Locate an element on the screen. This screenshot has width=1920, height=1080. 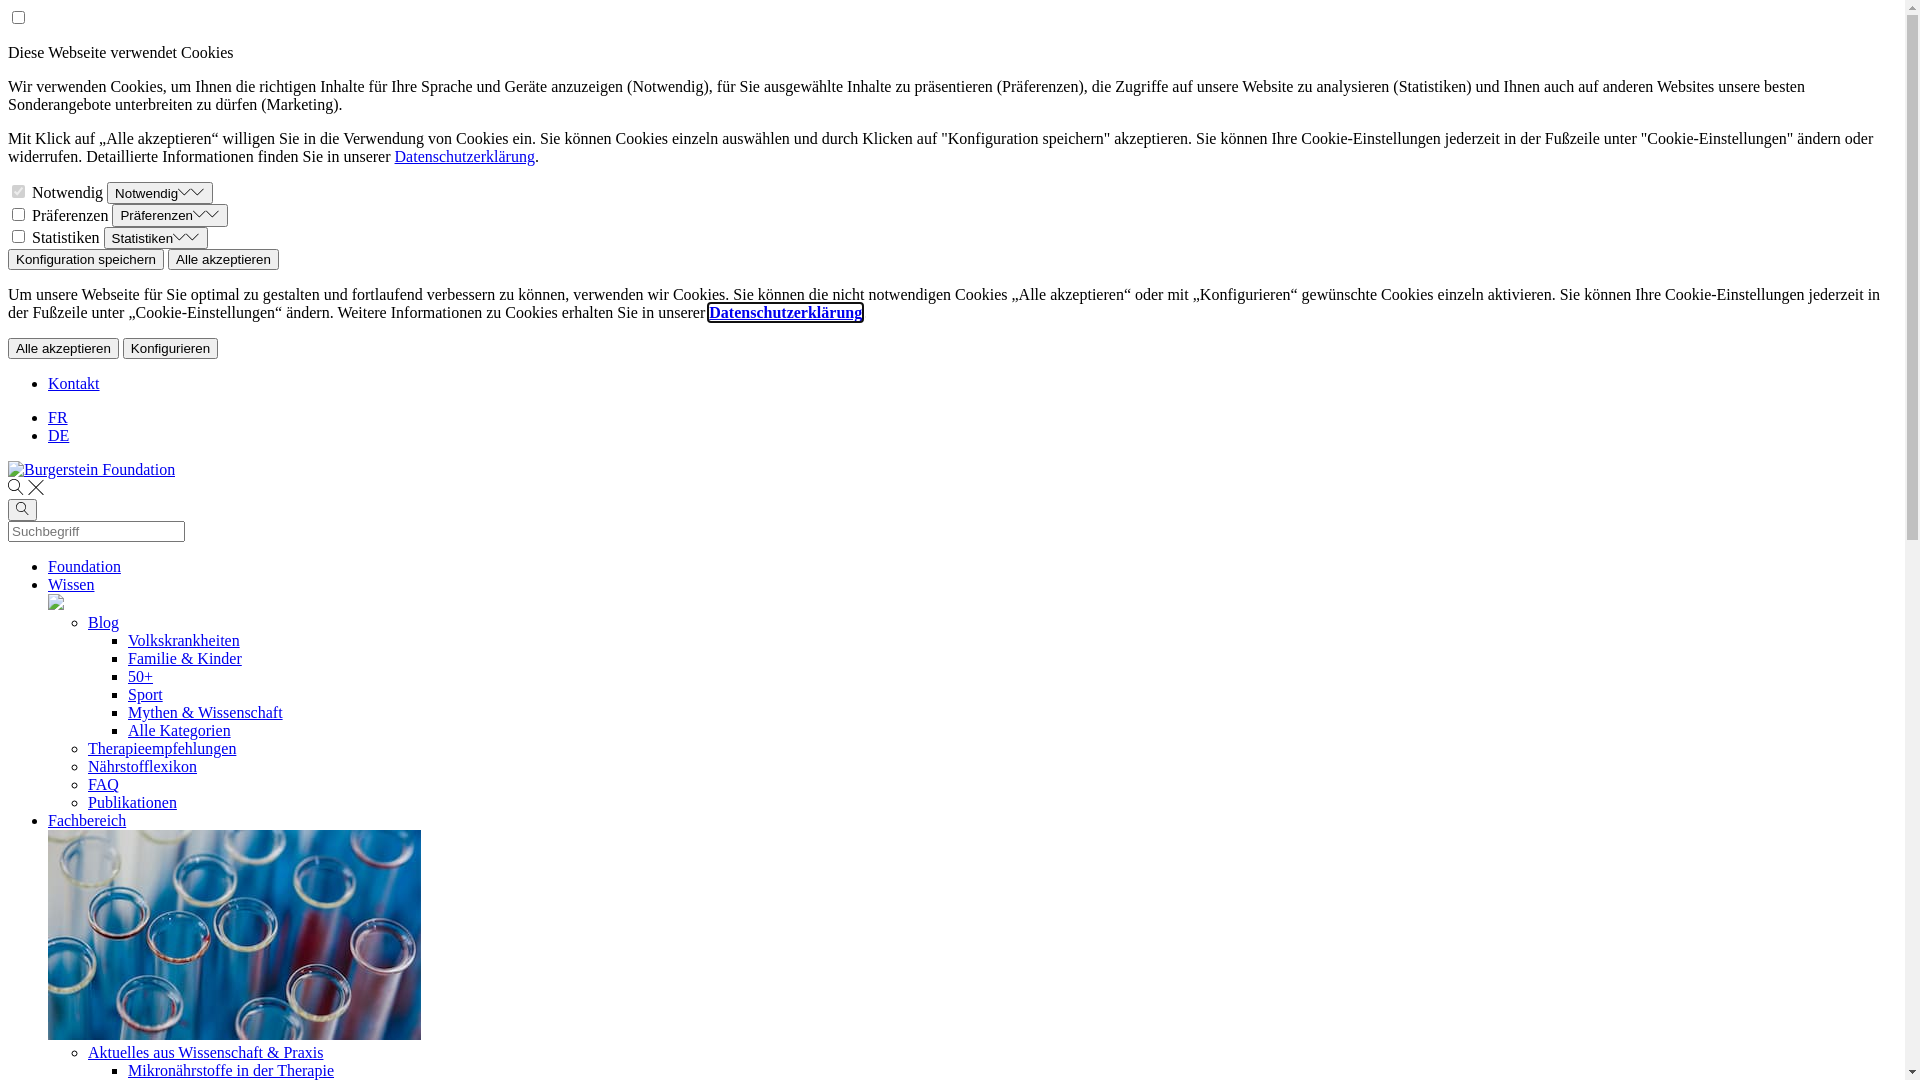
'50+' is located at coordinates (127, 675).